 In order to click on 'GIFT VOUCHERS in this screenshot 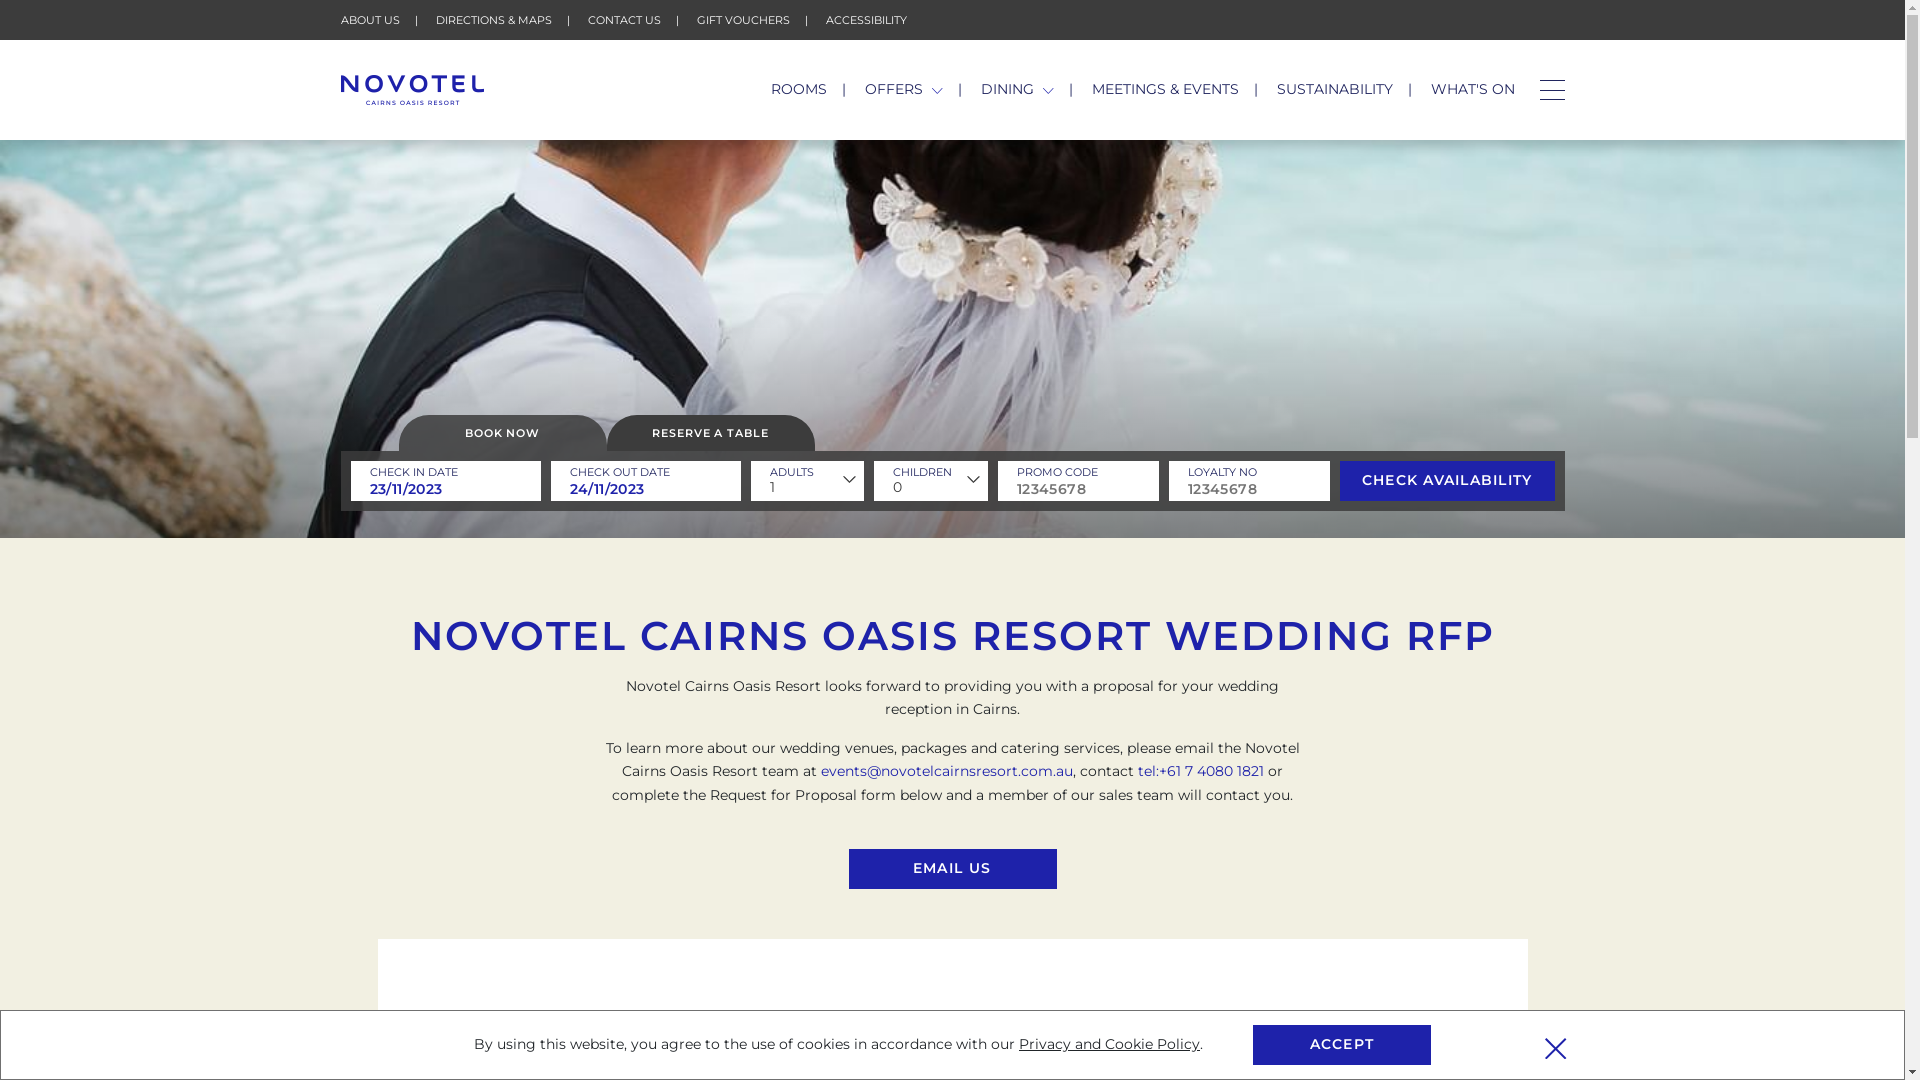, I will do `click(741, 19)`.